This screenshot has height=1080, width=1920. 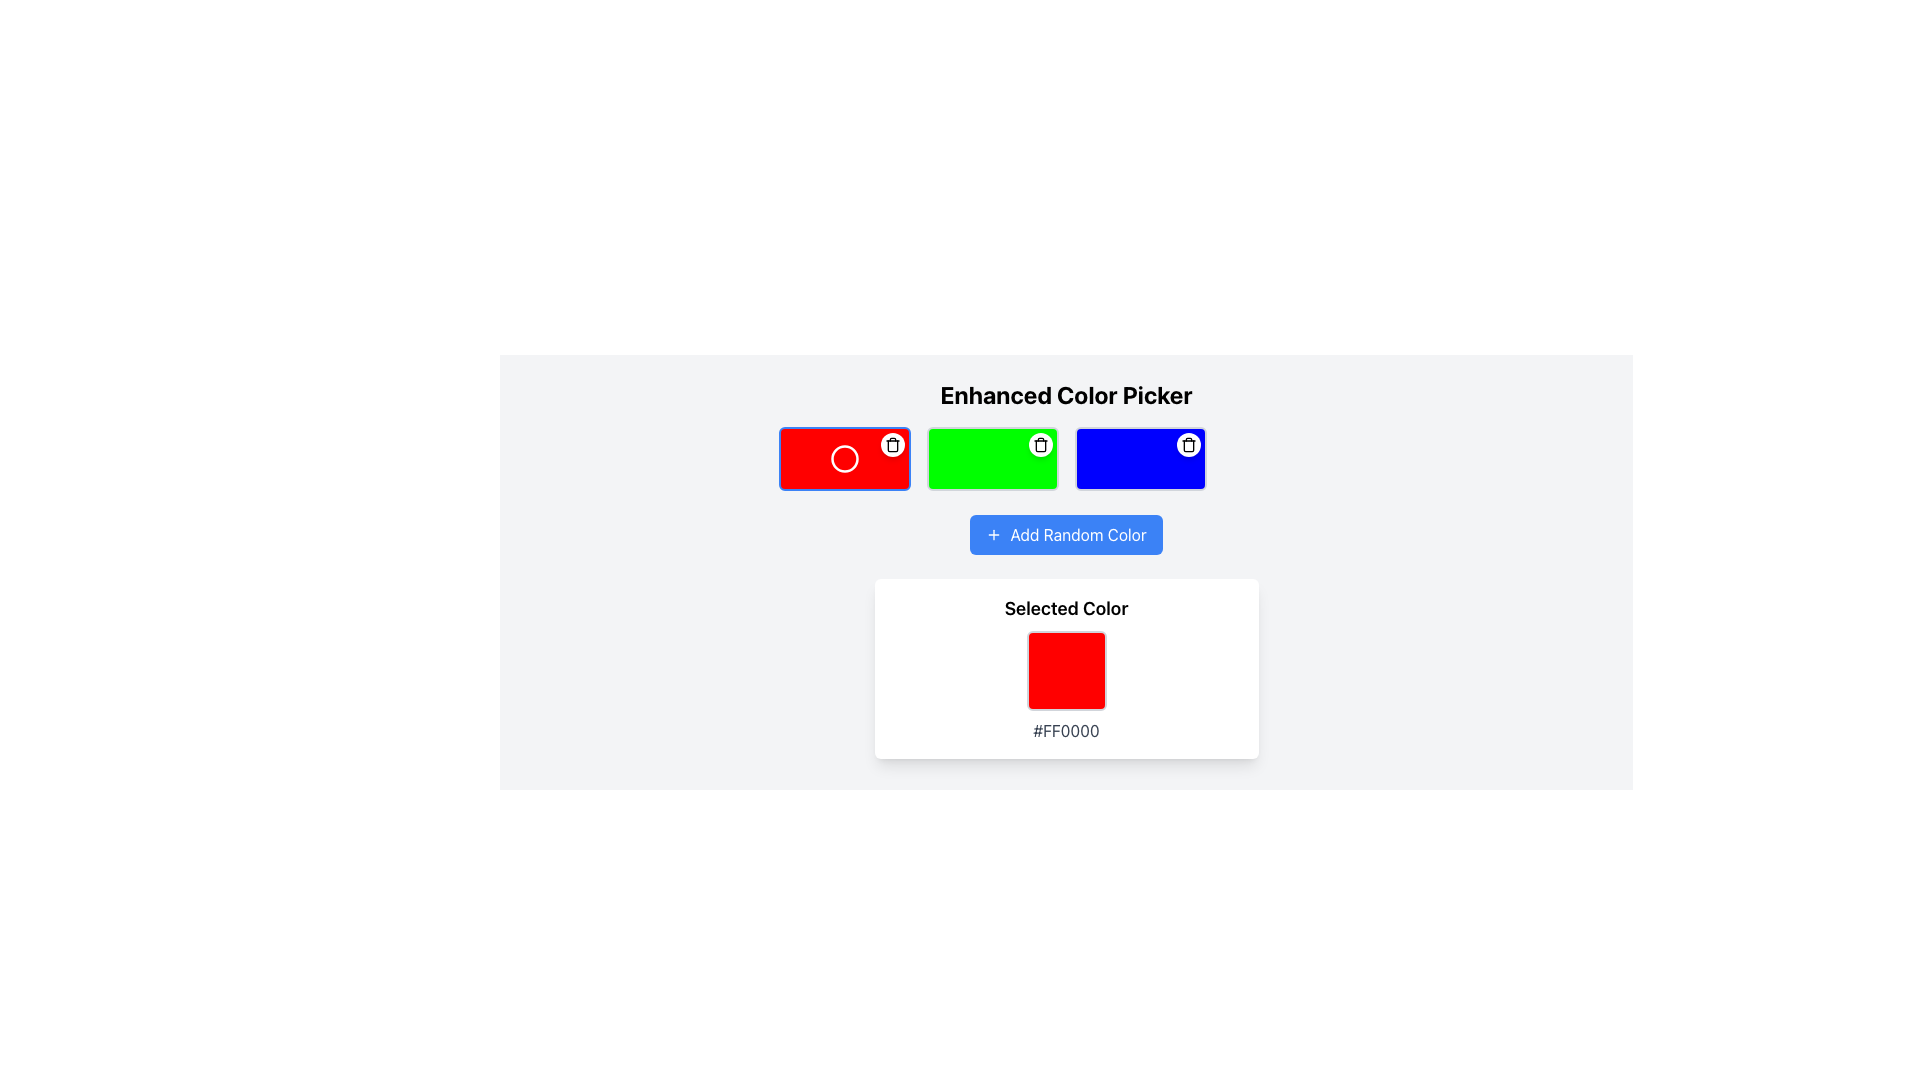 I want to click on the fourth Interactive Color Card that displays a blue color in the top center of the interface, so click(x=1140, y=459).